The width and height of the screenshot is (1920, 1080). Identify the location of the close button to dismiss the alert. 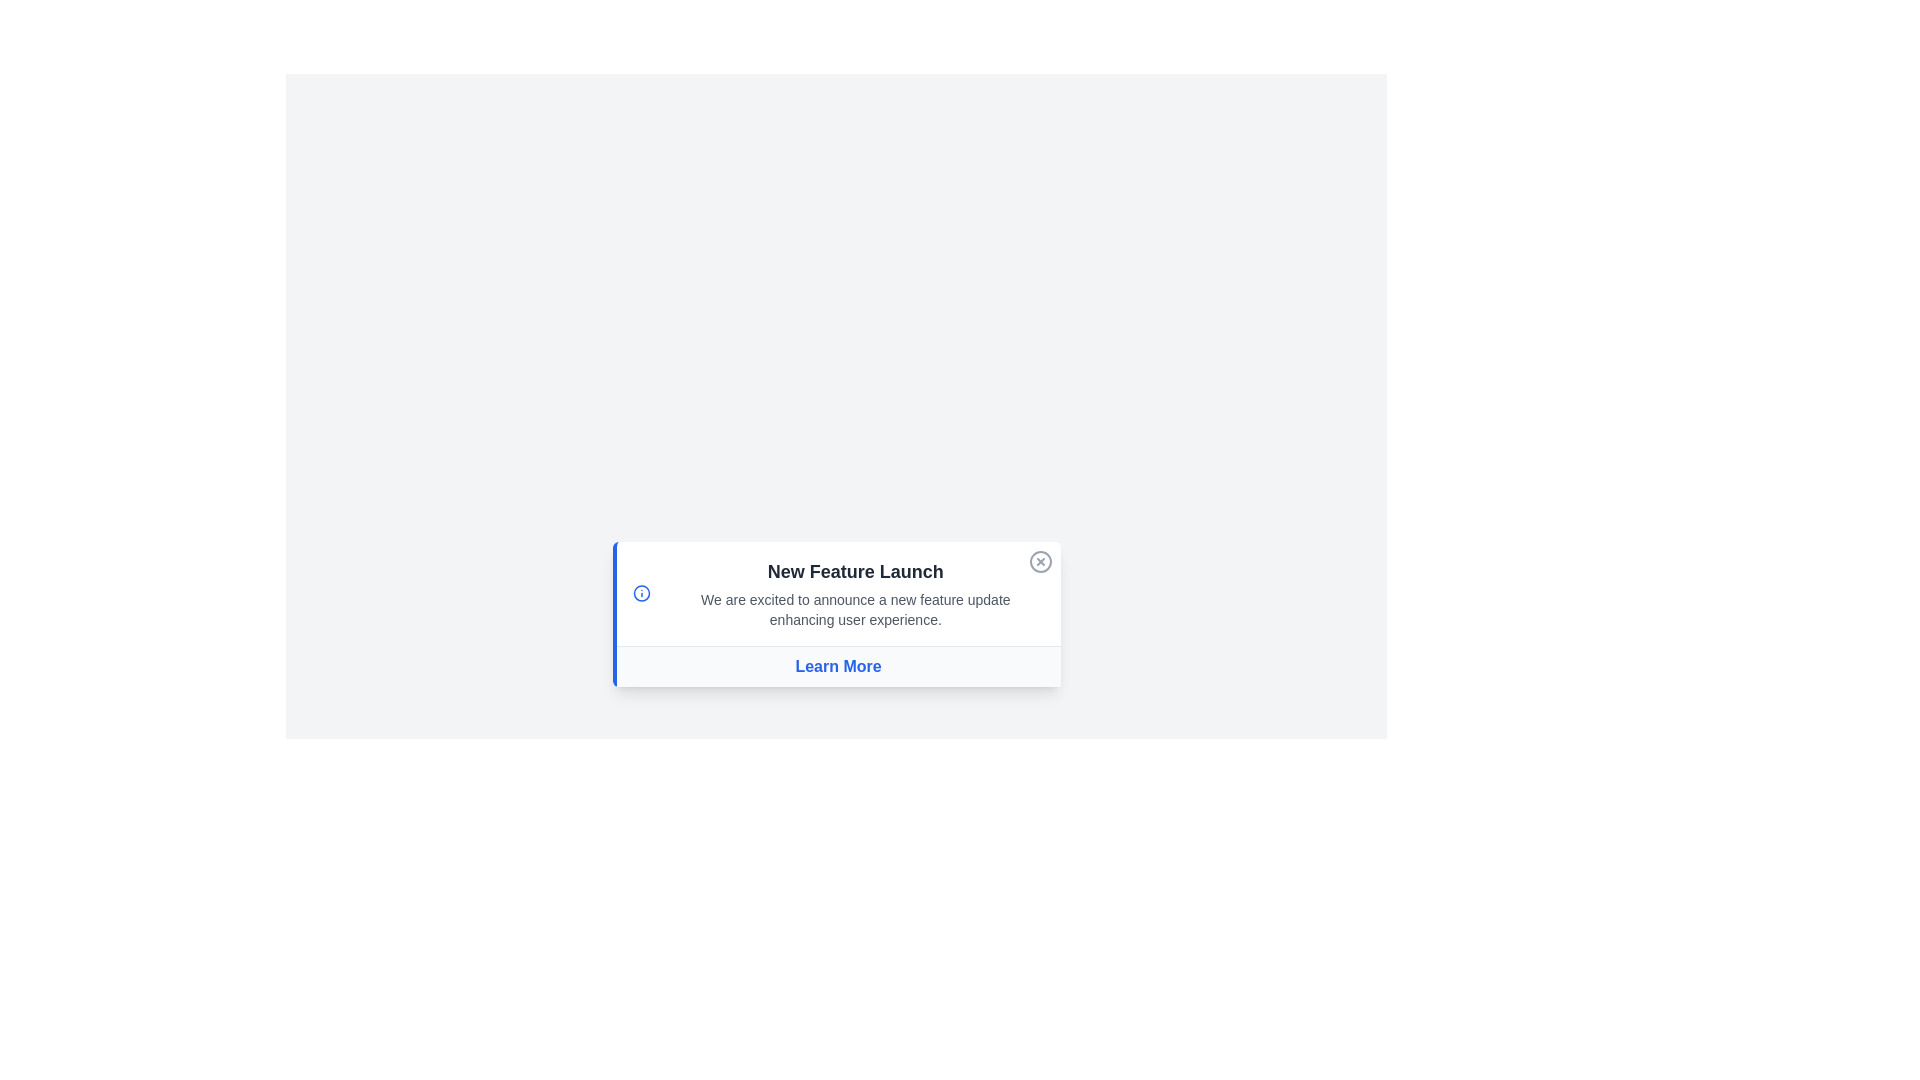
(1040, 561).